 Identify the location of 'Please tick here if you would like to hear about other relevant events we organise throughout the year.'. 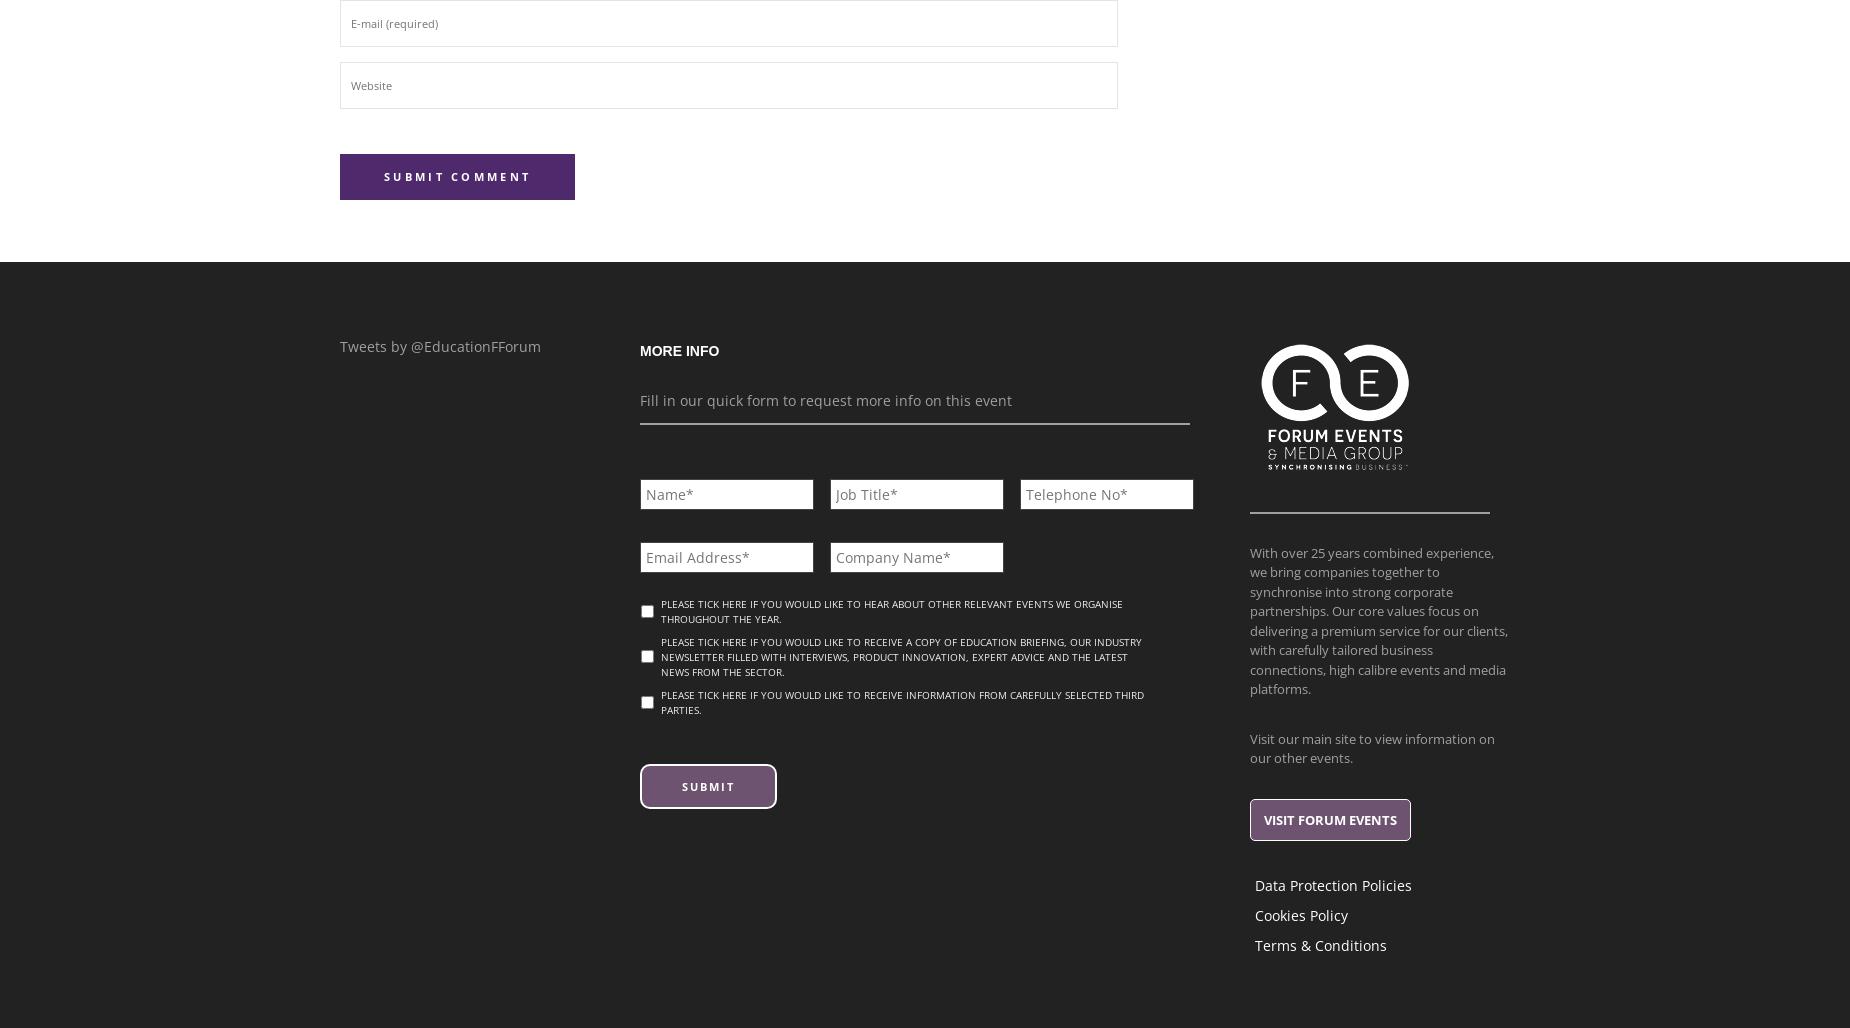
(892, 610).